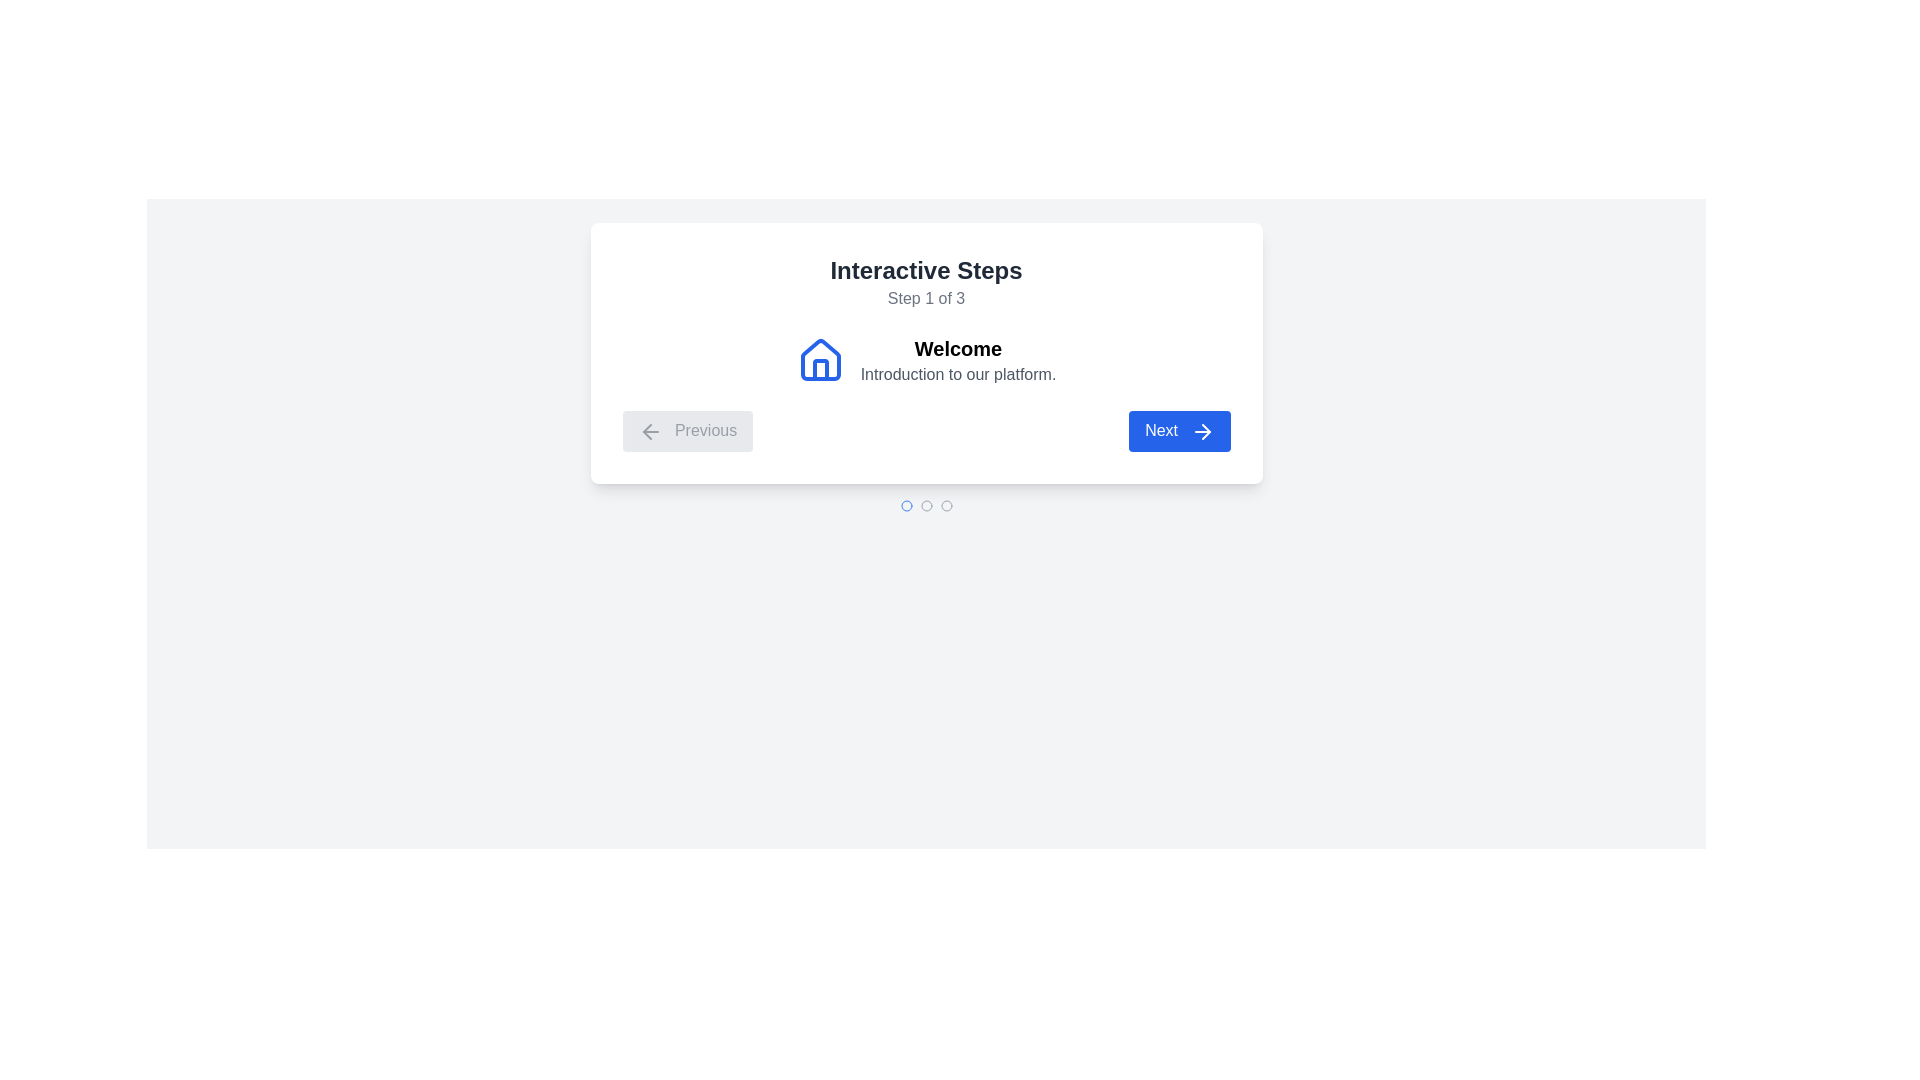 The height and width of the screenshot is (1080, 1920). I want to click on the text label displaying 'Step 1 of 3', which is positioned below the header 'Interactive Steps' and is styled with a light gray color, so click(925, 299).